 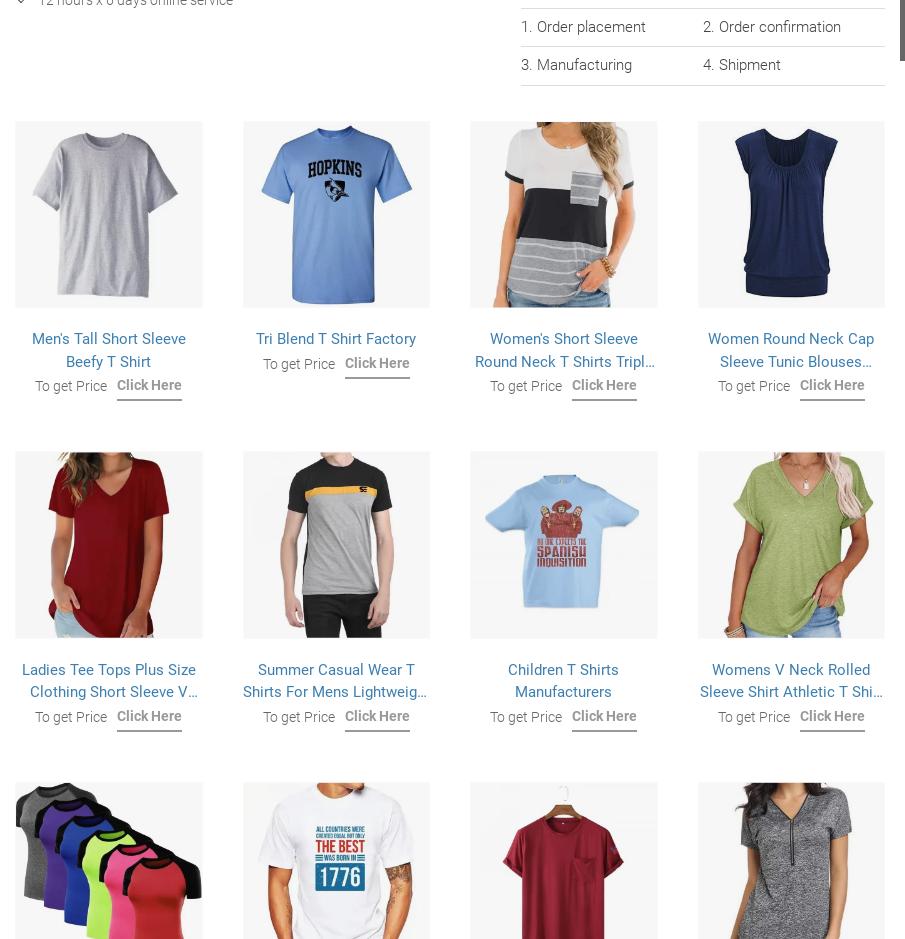 I want to click on '4. Shipment', so click(x=740, y=63).